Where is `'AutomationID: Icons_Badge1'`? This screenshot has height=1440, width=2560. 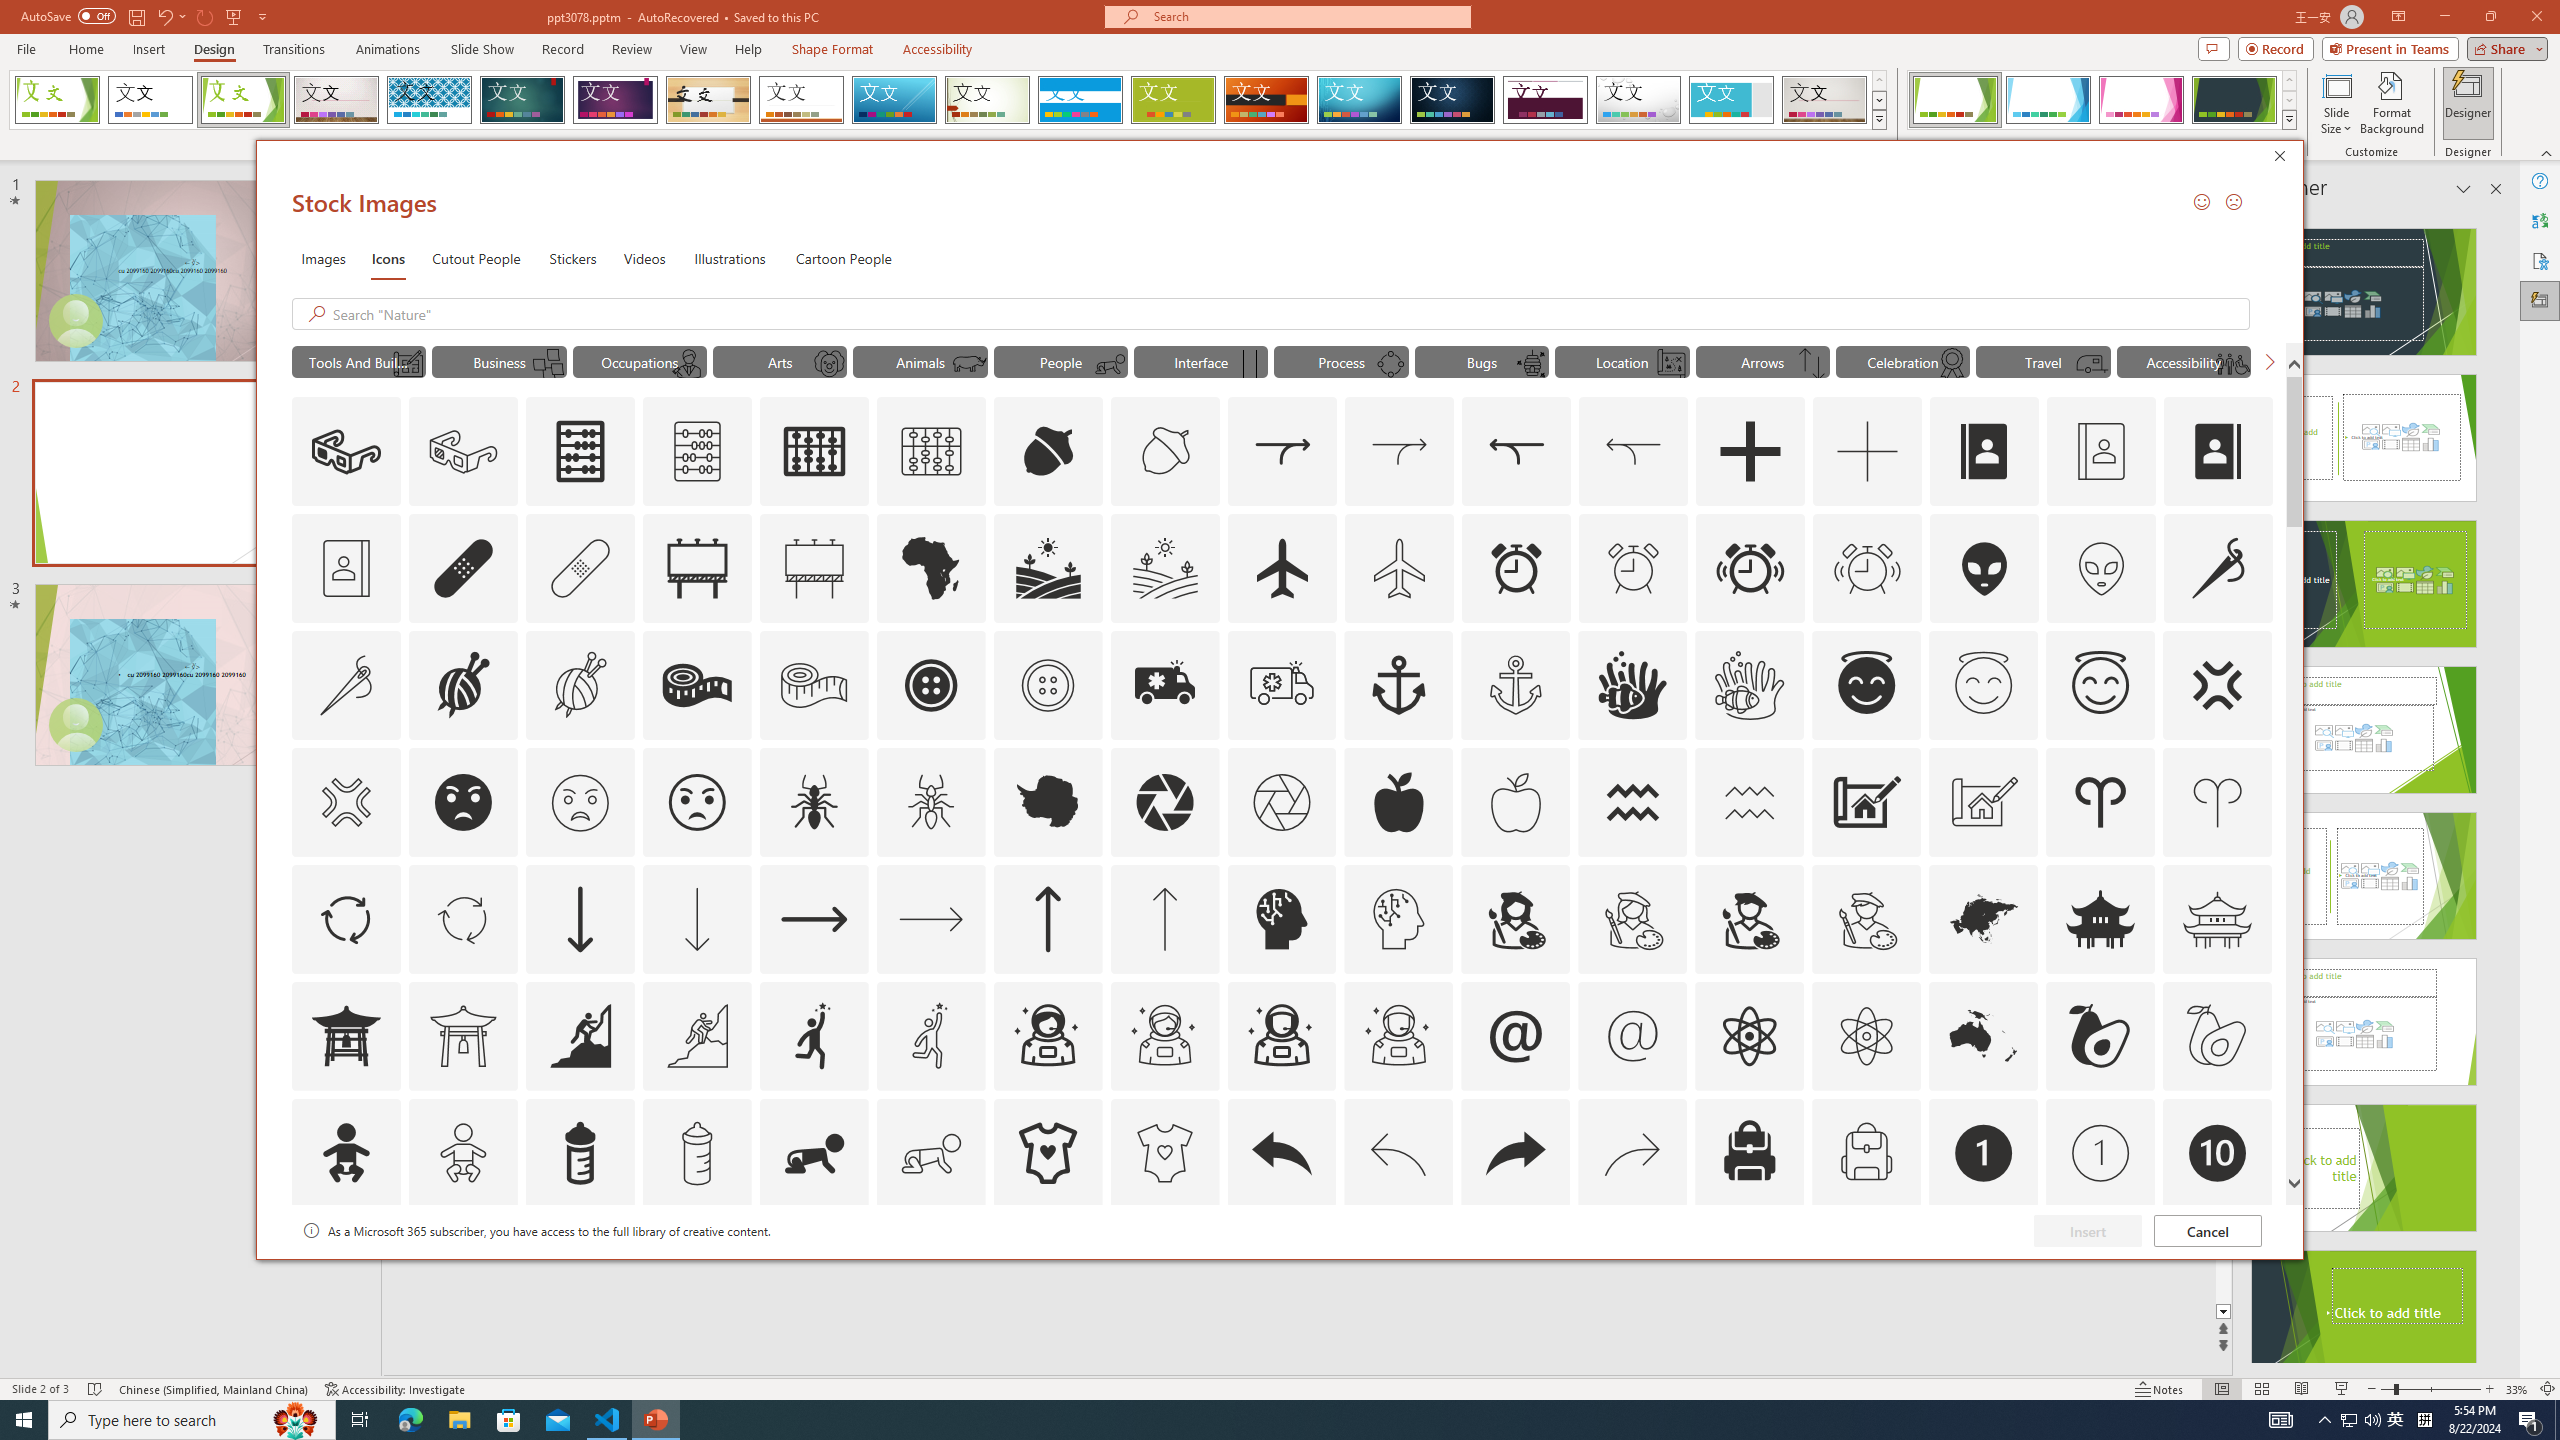
'AutomationID: Icons_Badge1' is located at coordinates (1984, 1152).